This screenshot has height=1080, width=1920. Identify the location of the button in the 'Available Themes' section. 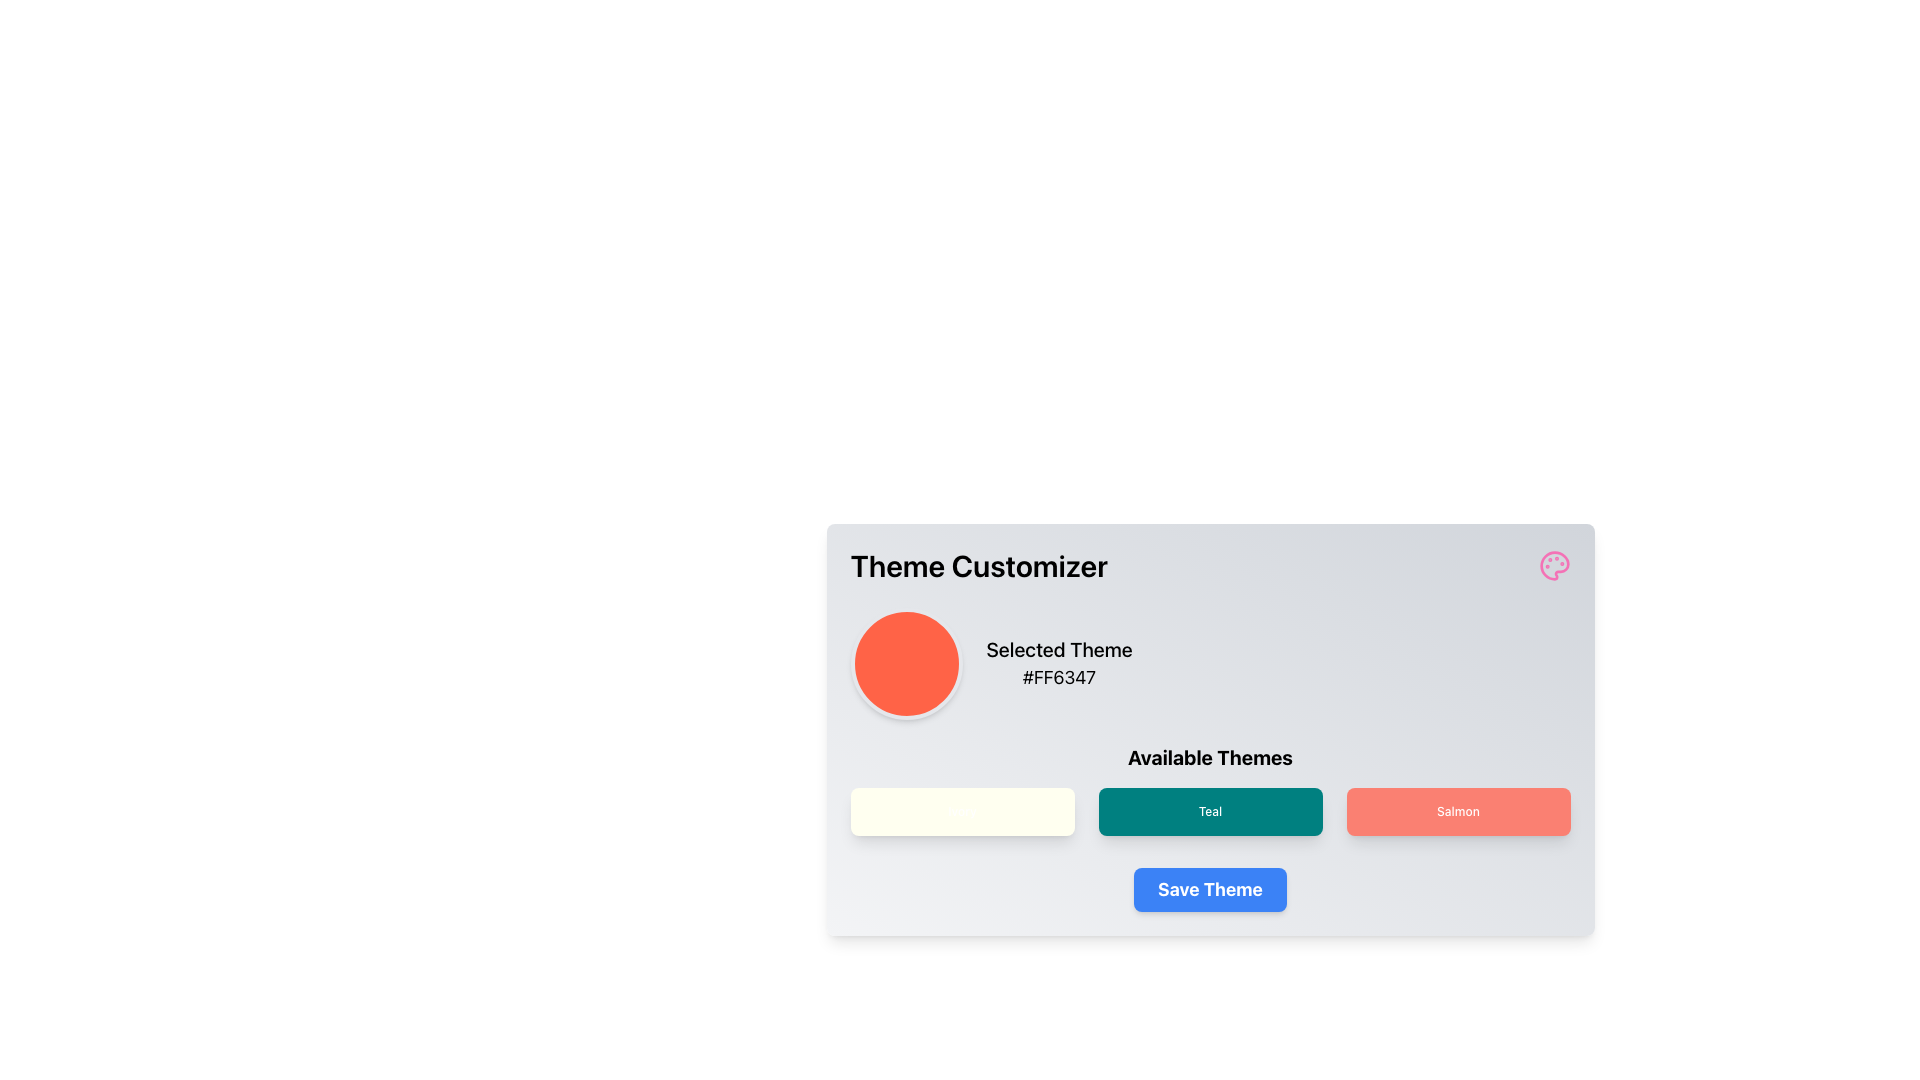
(1209, 812).